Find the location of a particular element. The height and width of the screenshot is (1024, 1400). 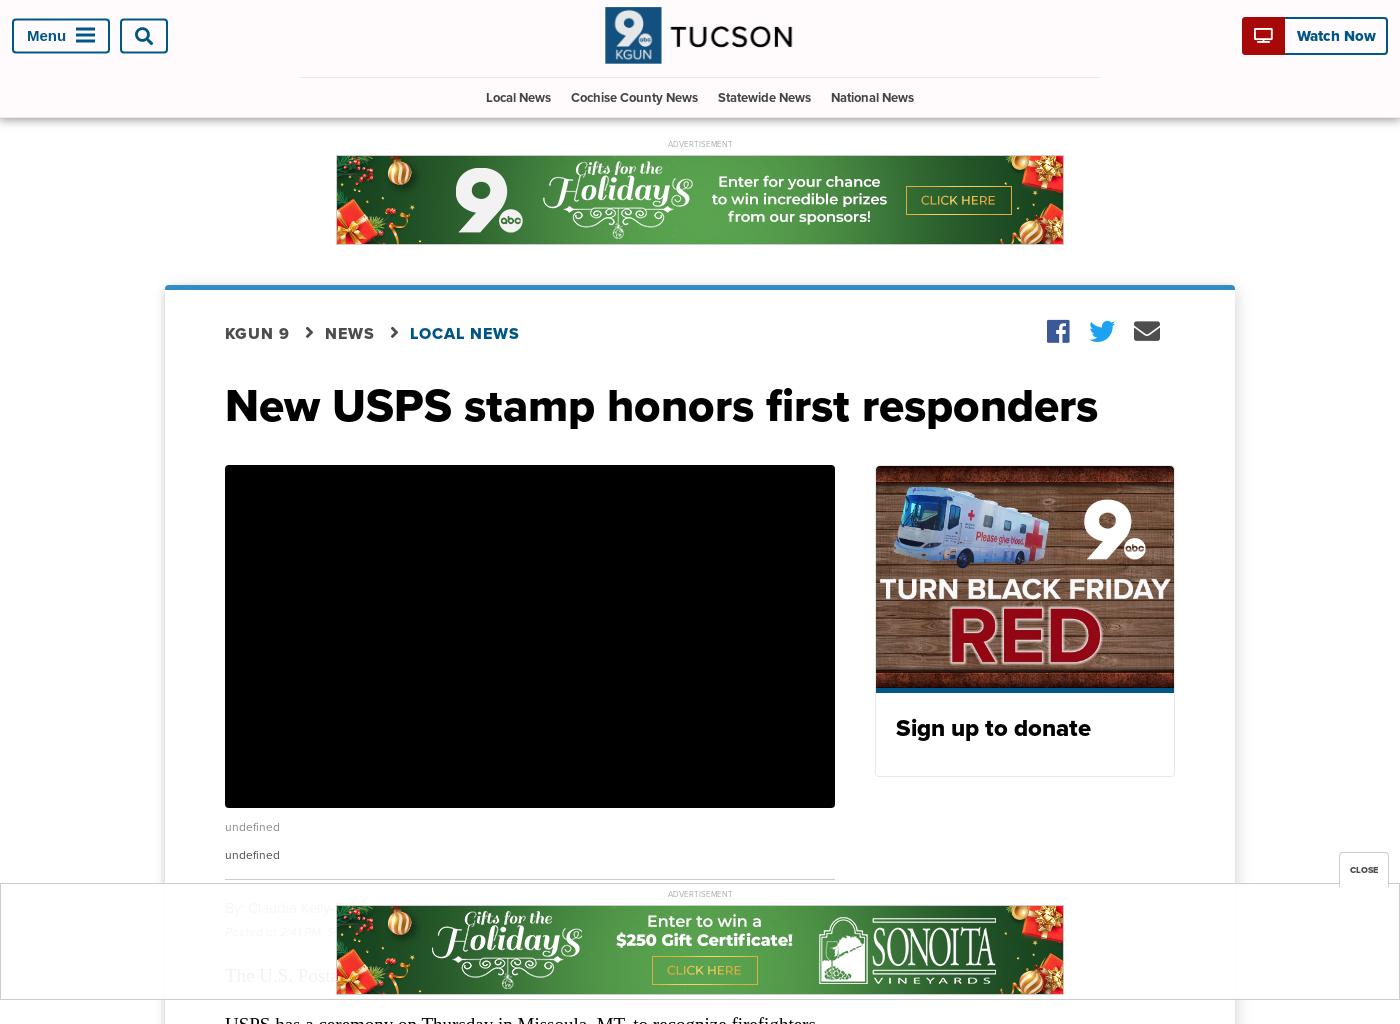

'Watch Now' is located at coordinates (1334, 36).